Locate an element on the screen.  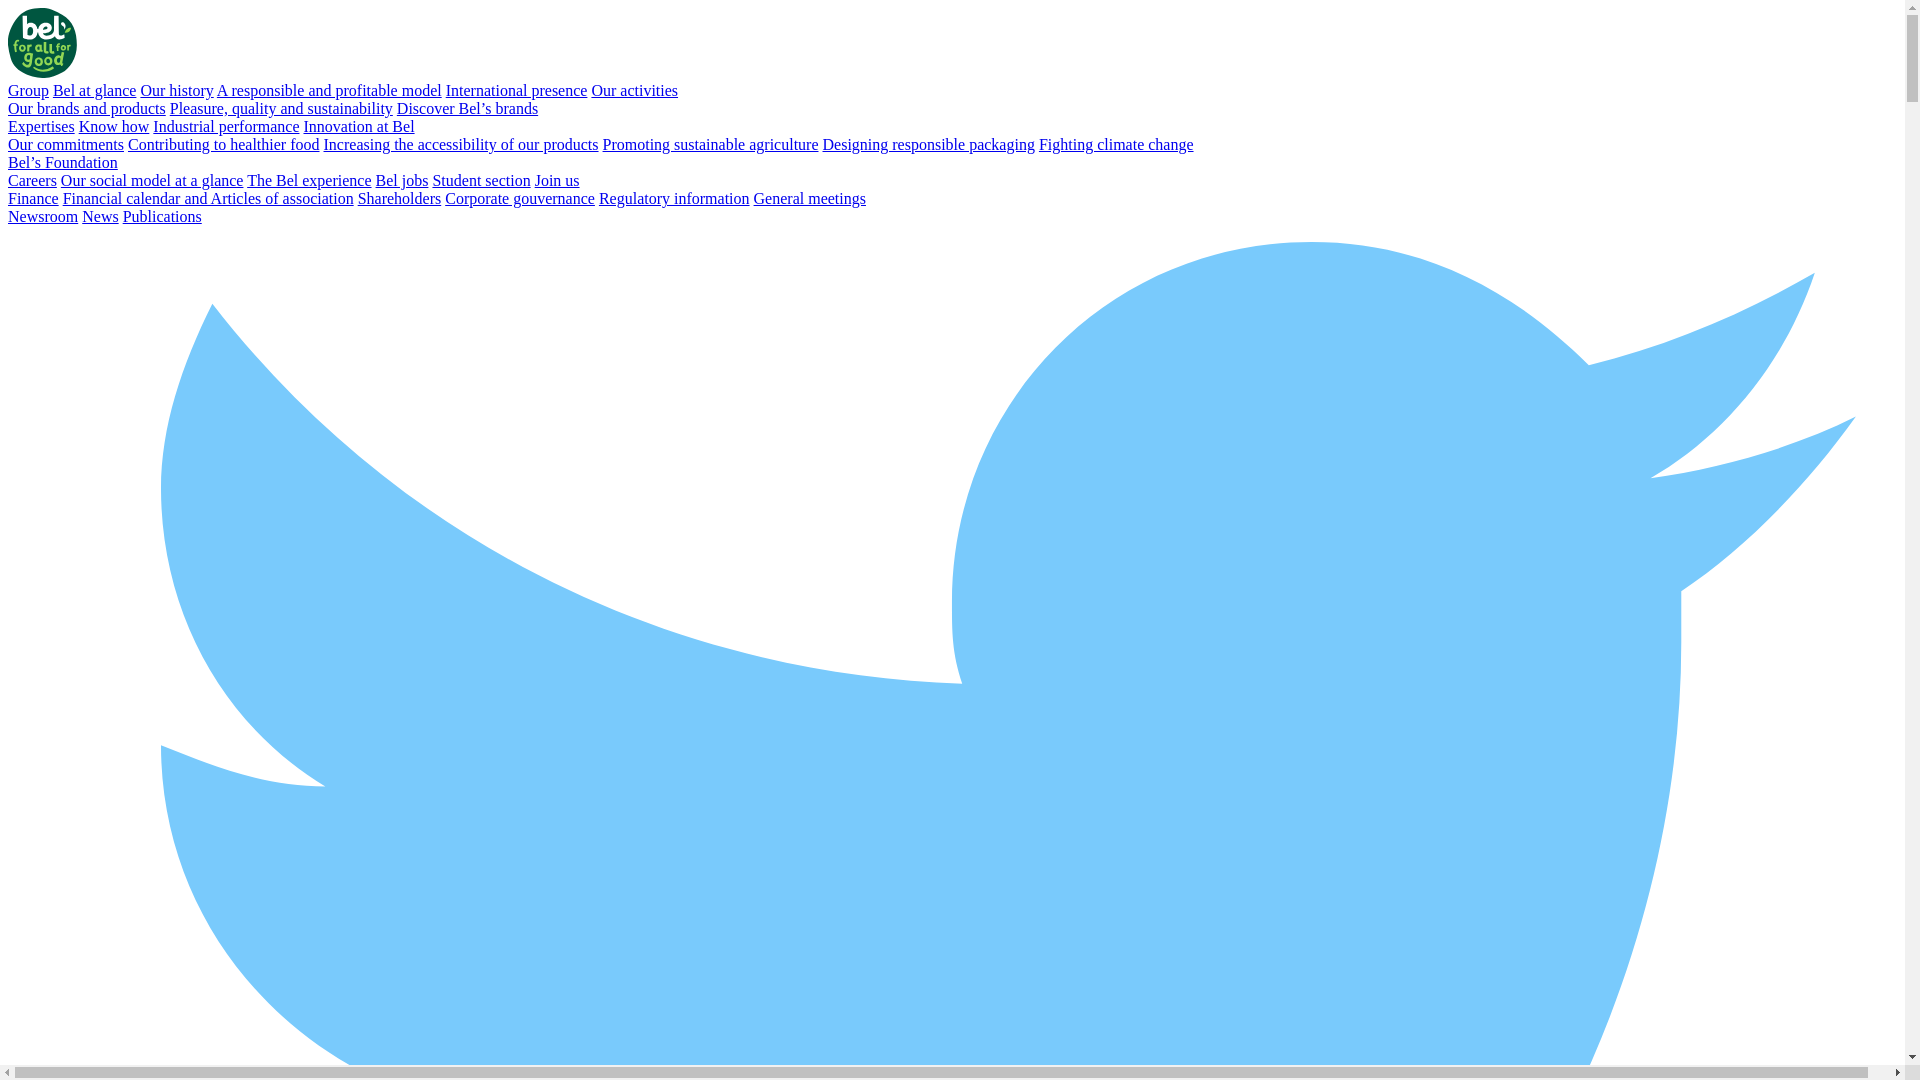
'Join us' is located at coordinates (557, 180).